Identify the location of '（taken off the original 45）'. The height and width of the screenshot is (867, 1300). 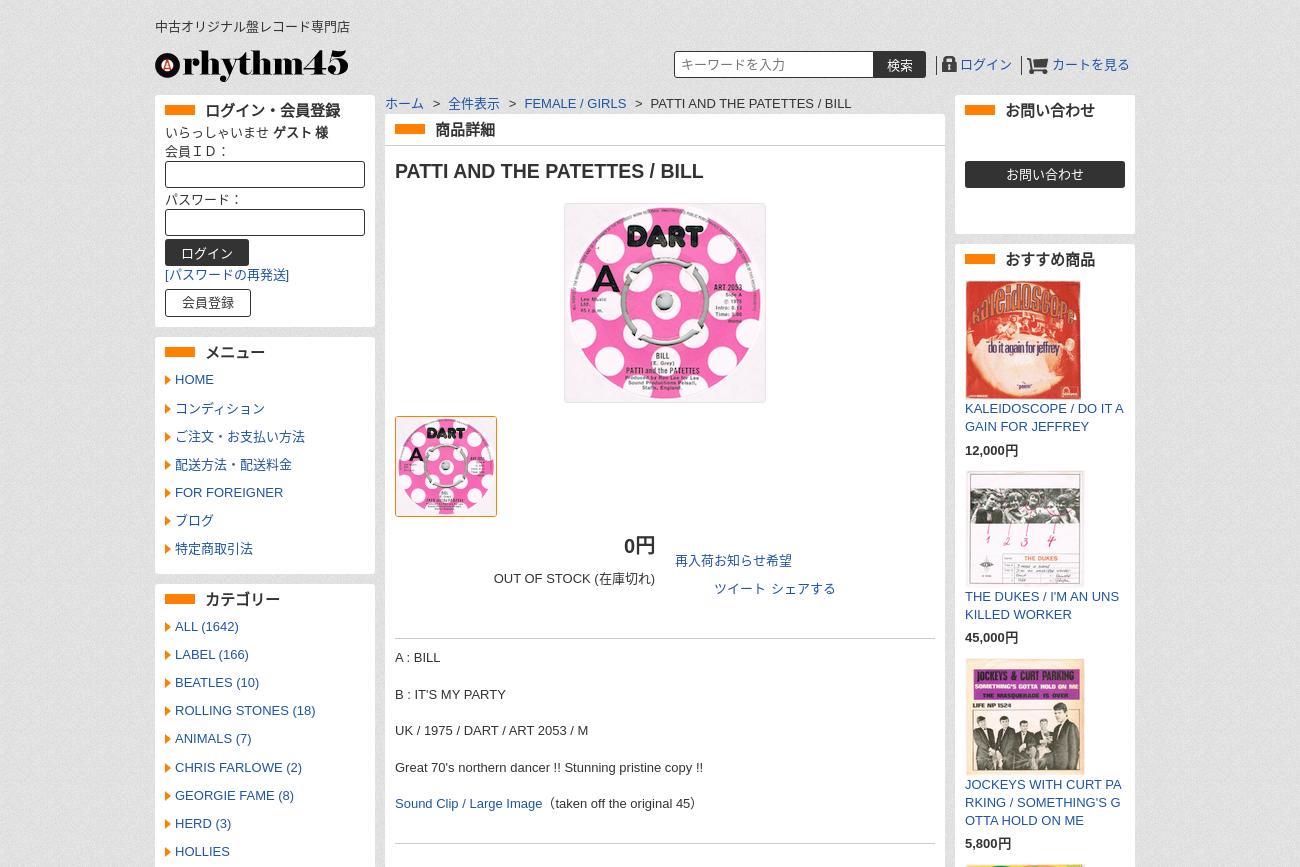
(622, 801).